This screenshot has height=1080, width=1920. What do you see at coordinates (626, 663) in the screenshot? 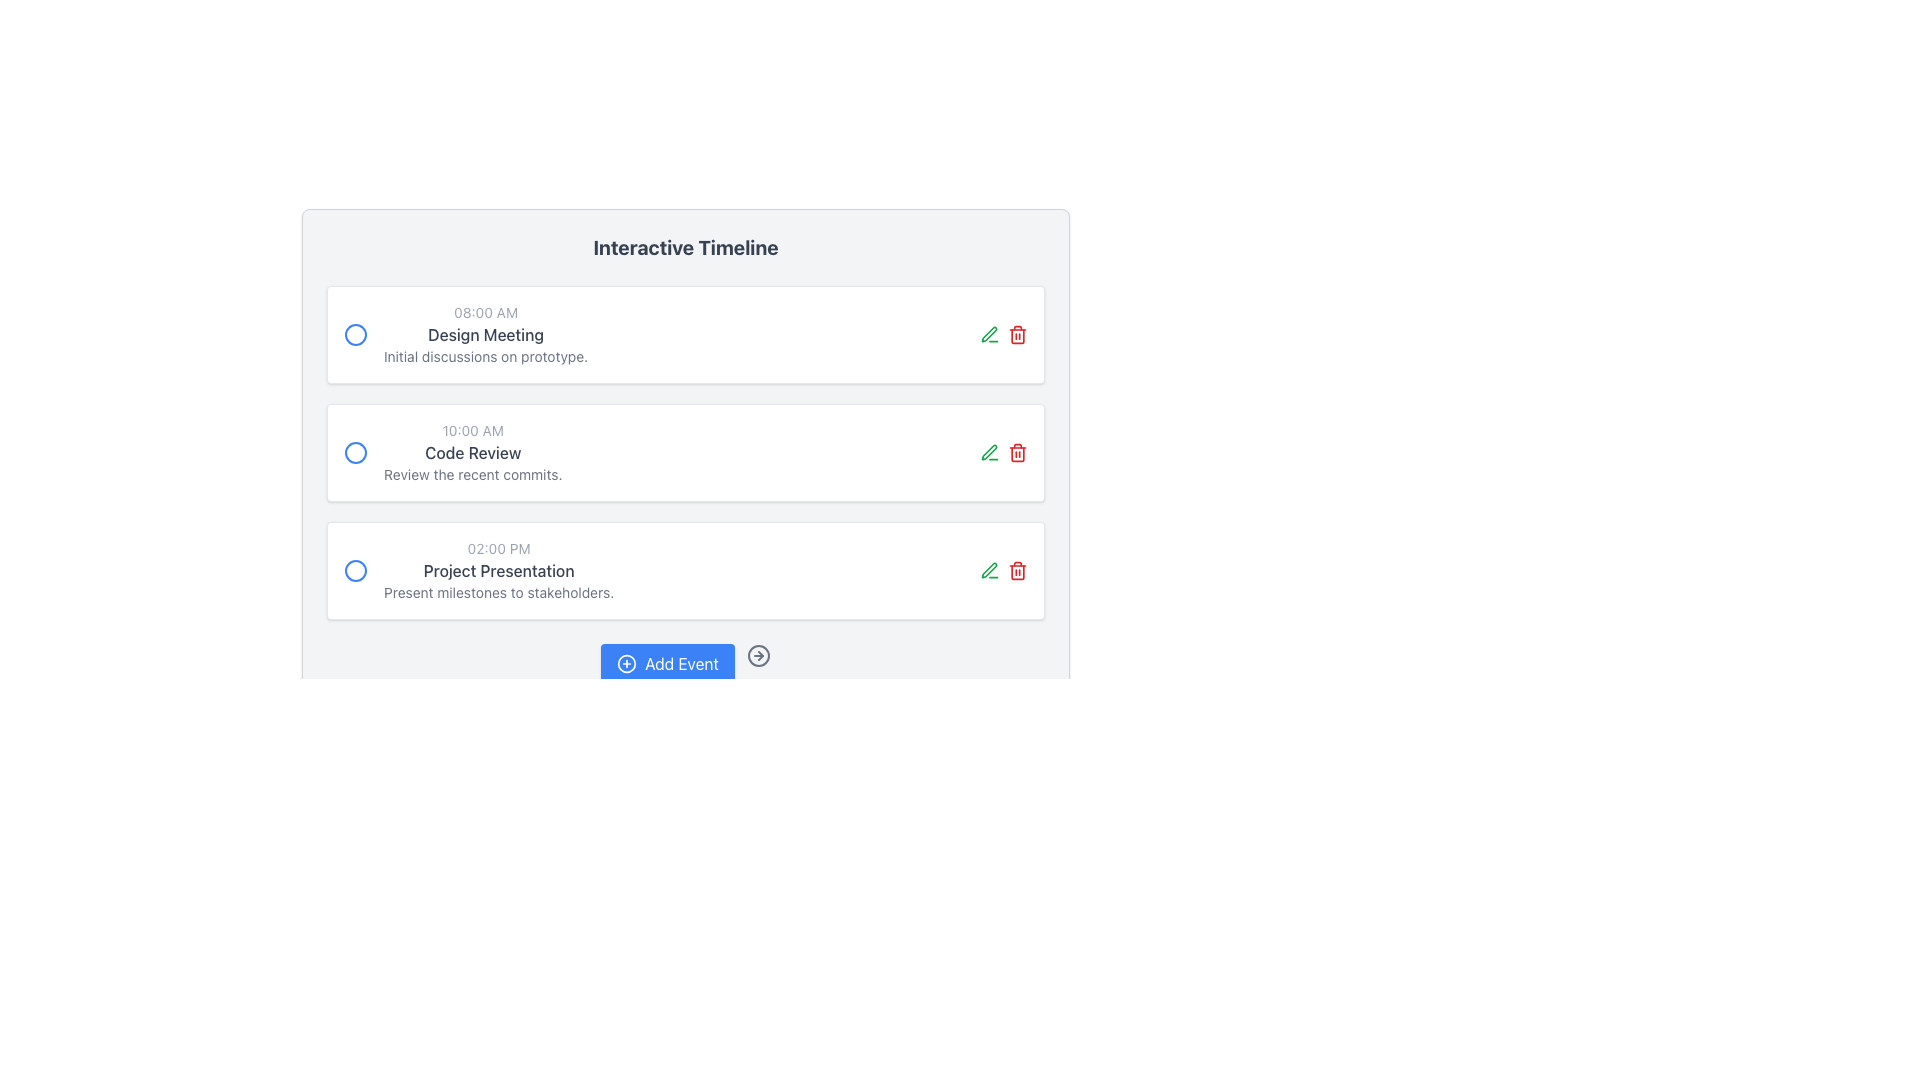
I see `the icon located on the left end of the blue 'Add Event' button, which signifies the action of adding a new event to the timeline` at bounding box center [626, 663].